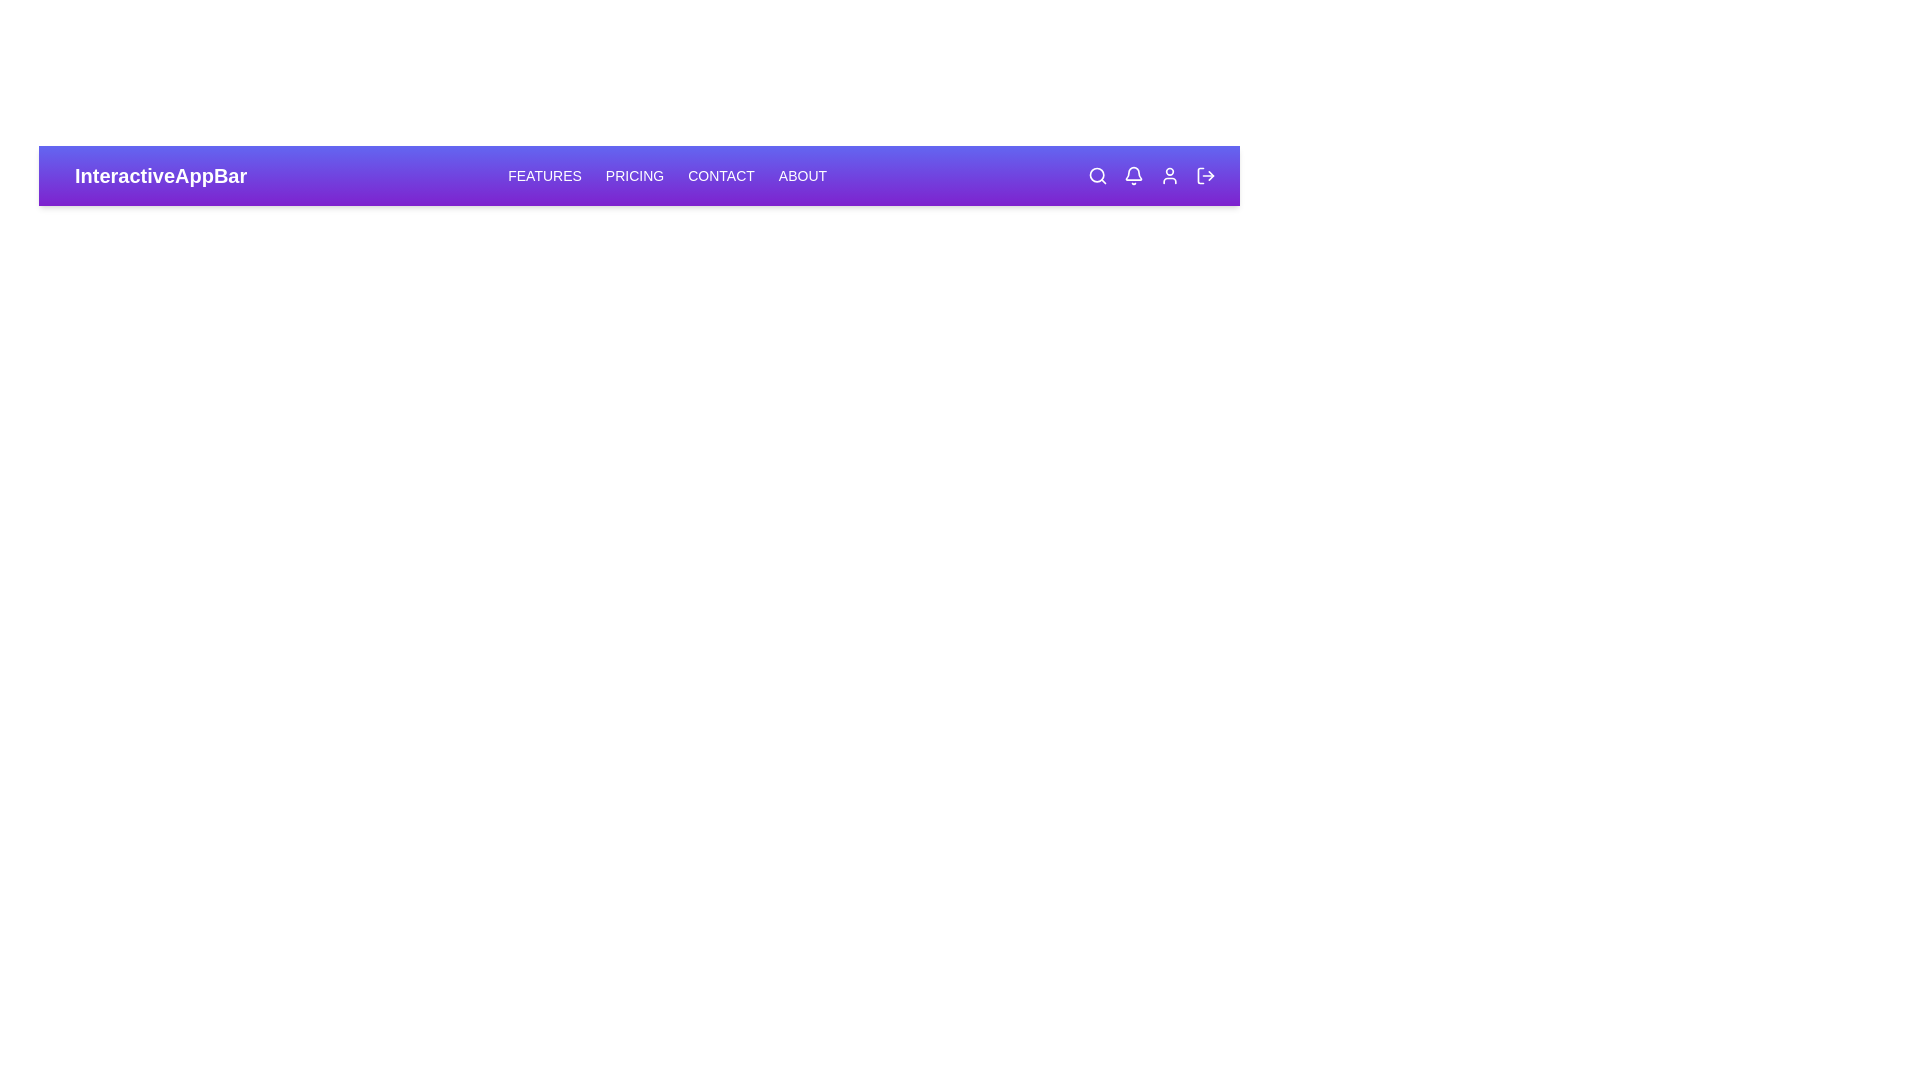 This screenshot has width=1920, height=1080. I want to click on the navigation link Pricing to see the hover effect, so click(633, 175).